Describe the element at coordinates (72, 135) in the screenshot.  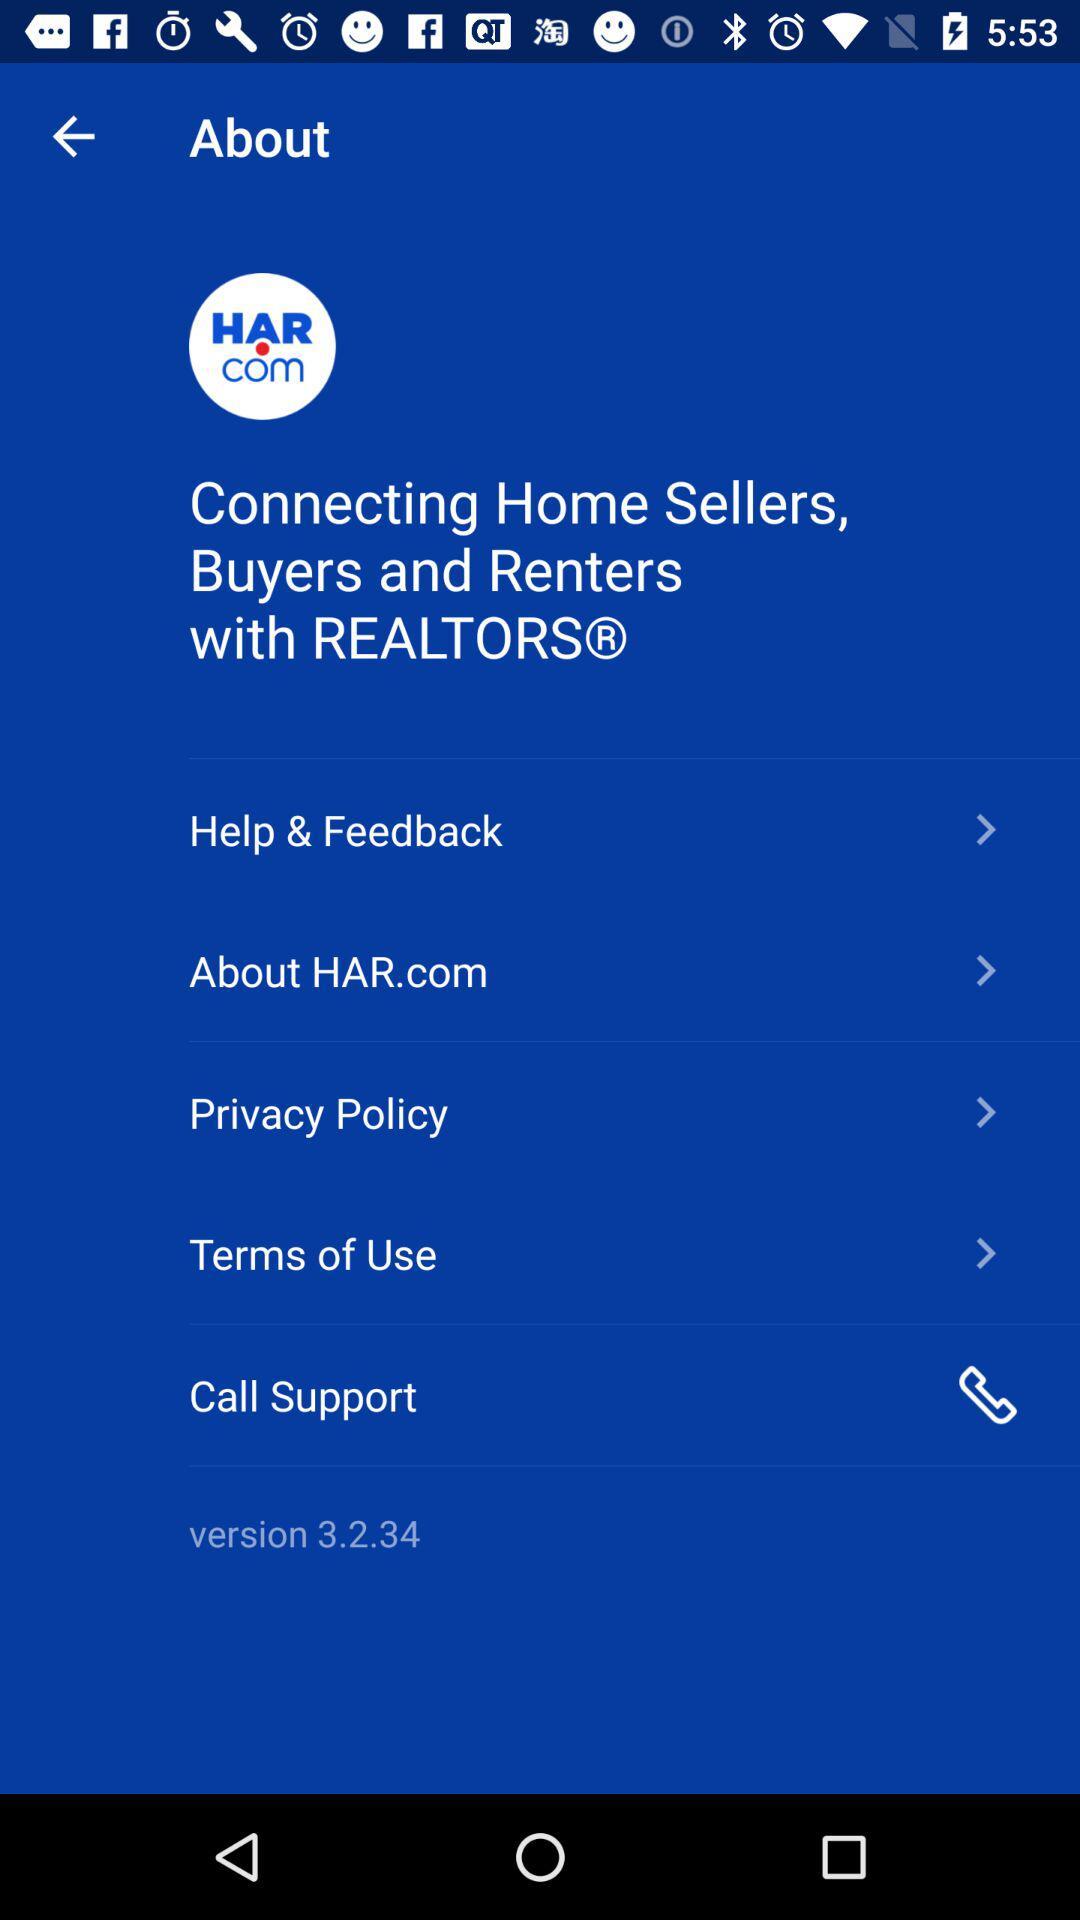
I see `app next to the about` at that location.